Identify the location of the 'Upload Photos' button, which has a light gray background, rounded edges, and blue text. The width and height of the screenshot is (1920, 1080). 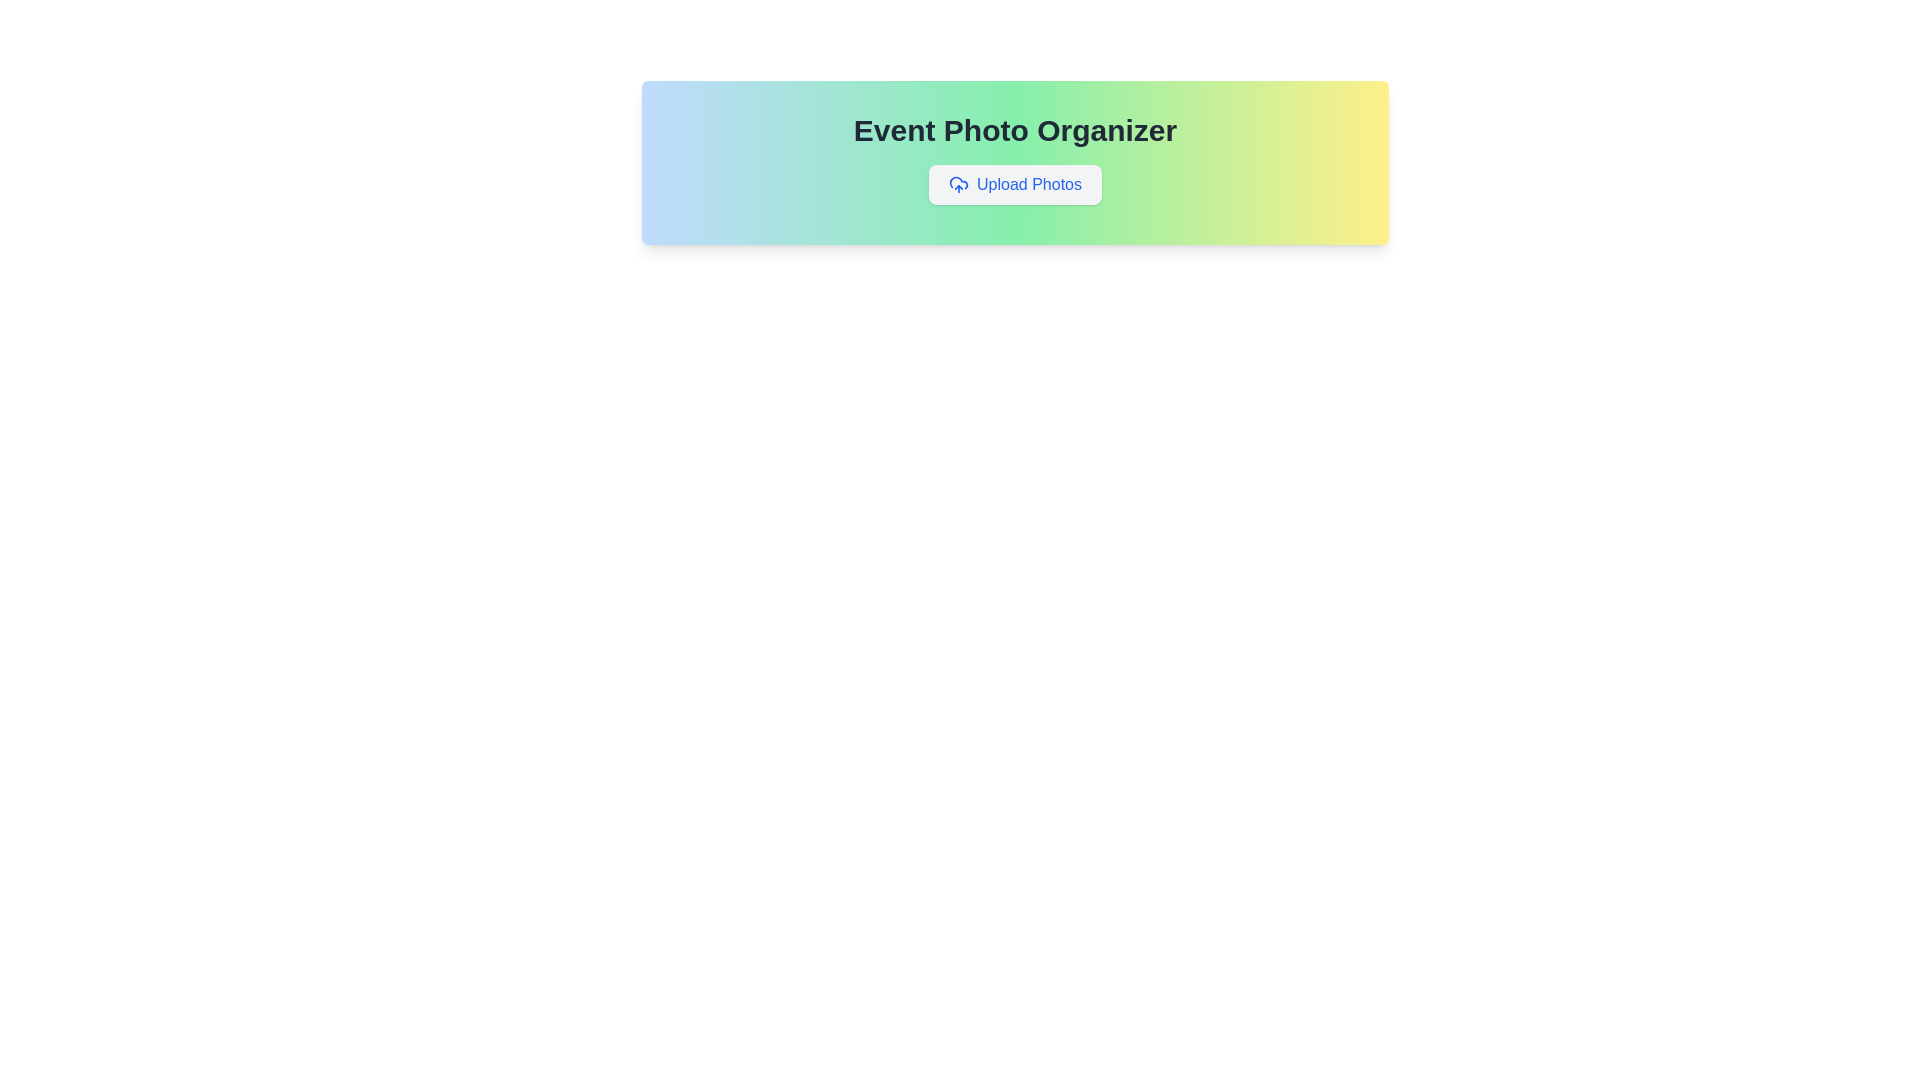
(1015, 185).